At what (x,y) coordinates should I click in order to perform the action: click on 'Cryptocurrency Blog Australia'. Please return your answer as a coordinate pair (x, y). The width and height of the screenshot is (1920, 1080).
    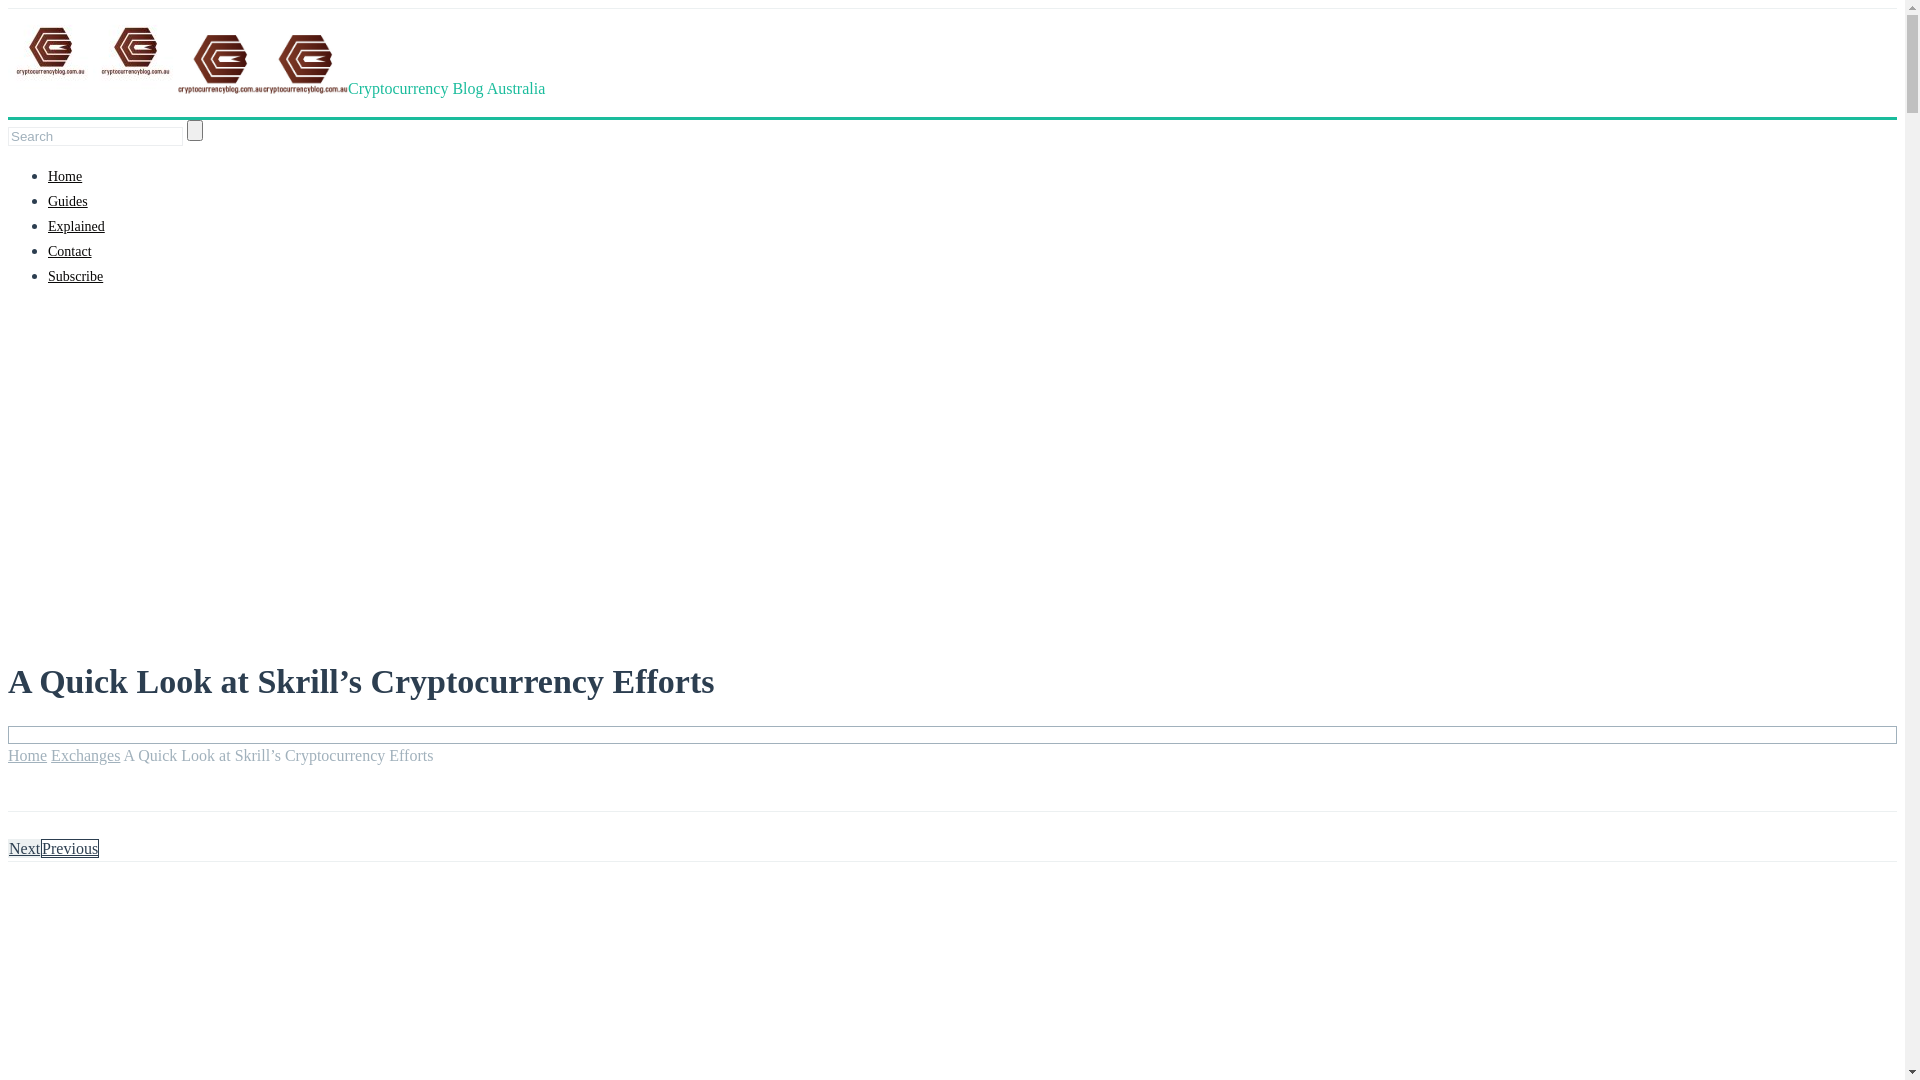
    Looking at the image, I should click on (220, 63).